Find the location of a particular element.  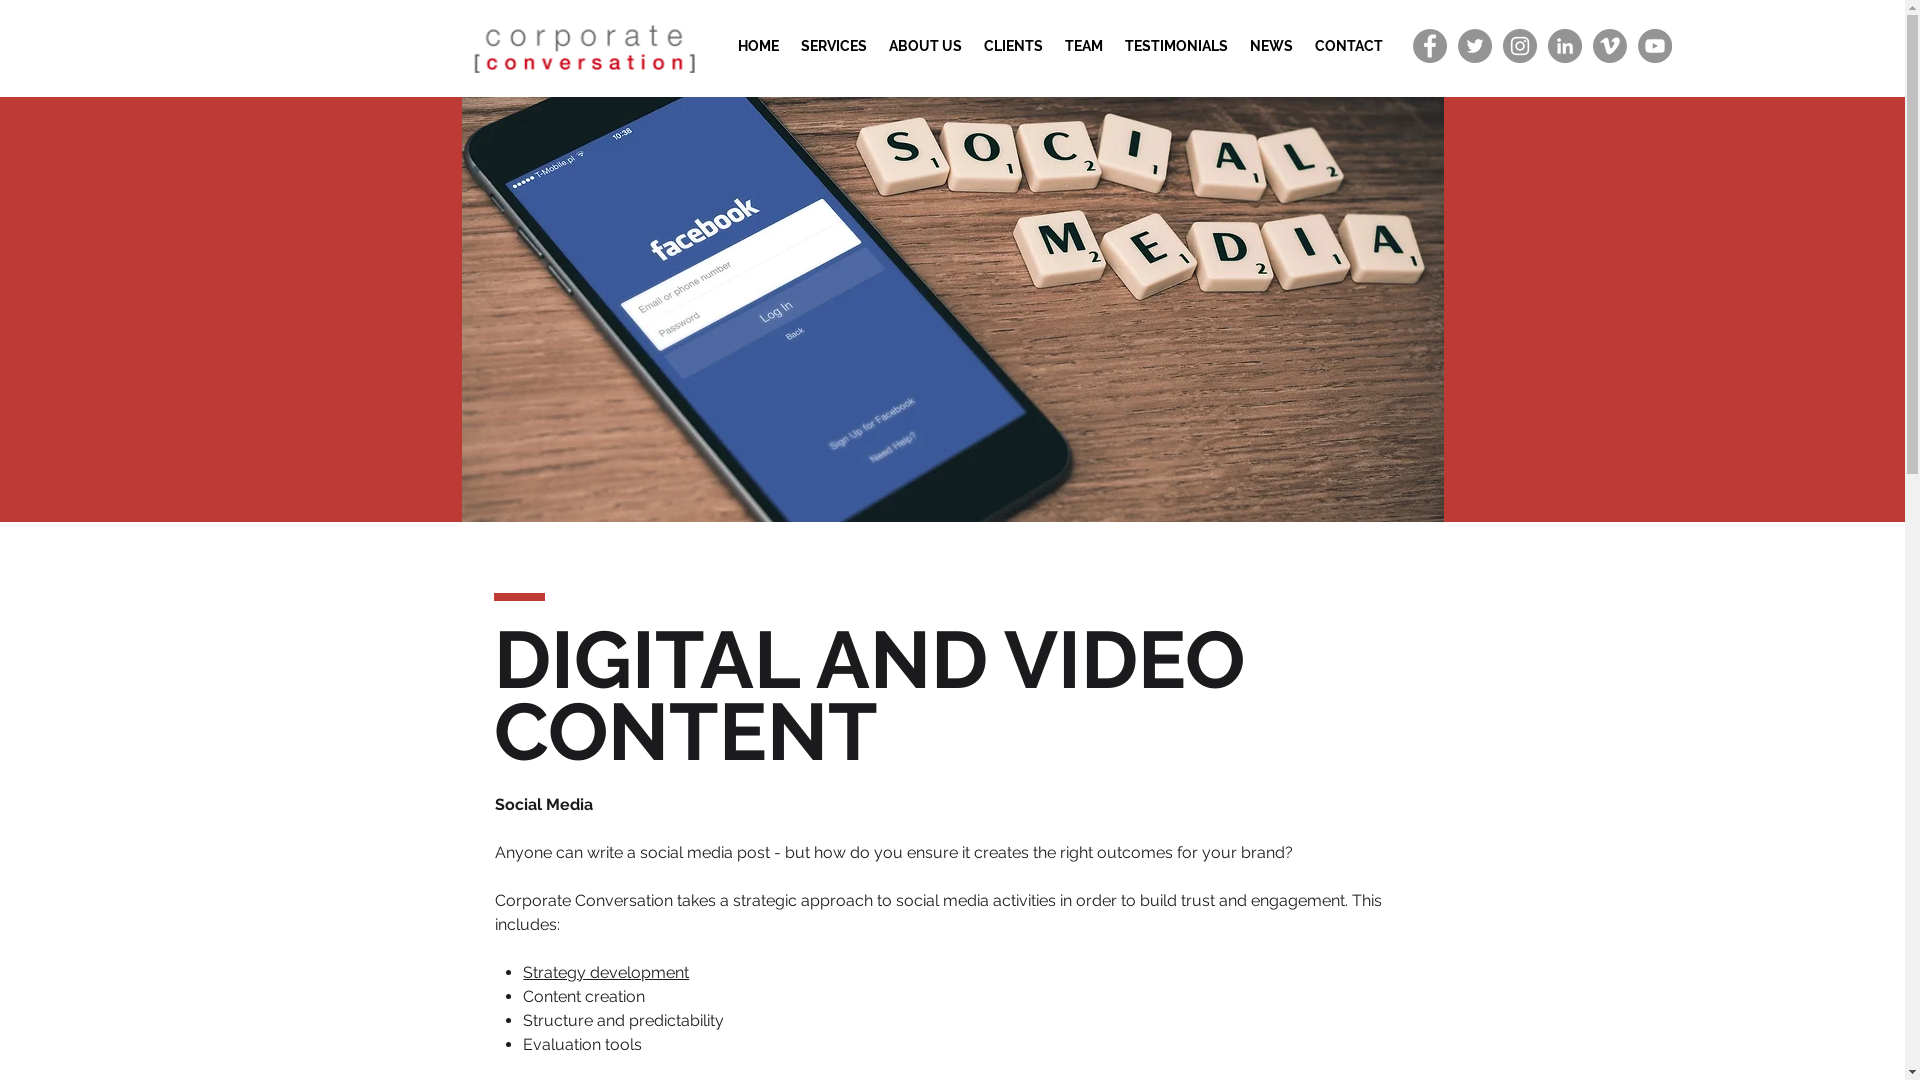

'ABOUT US' is located at coordinates (878, 45).